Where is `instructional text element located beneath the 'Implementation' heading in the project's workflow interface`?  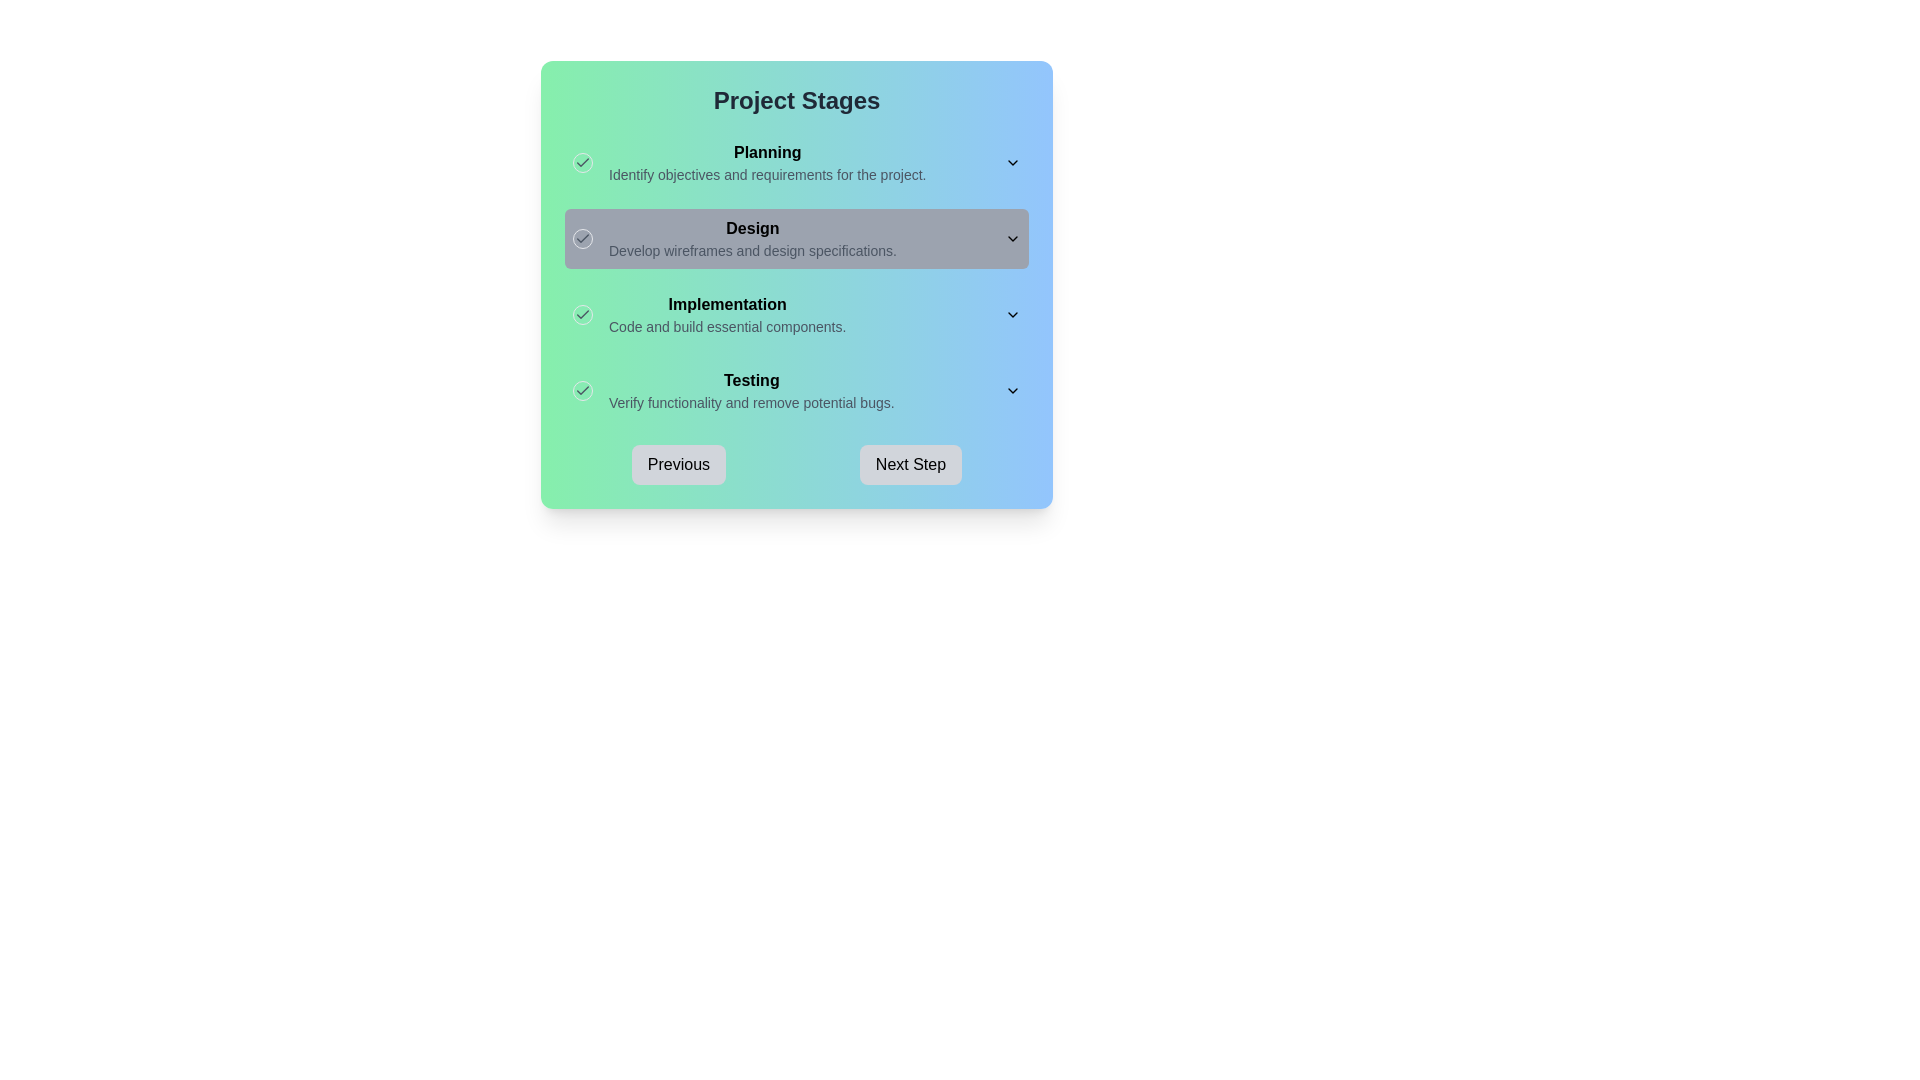
instructional text element located beneath the 'Implementation' heading in the project's workflow interface is located at coordinates (726, 326).